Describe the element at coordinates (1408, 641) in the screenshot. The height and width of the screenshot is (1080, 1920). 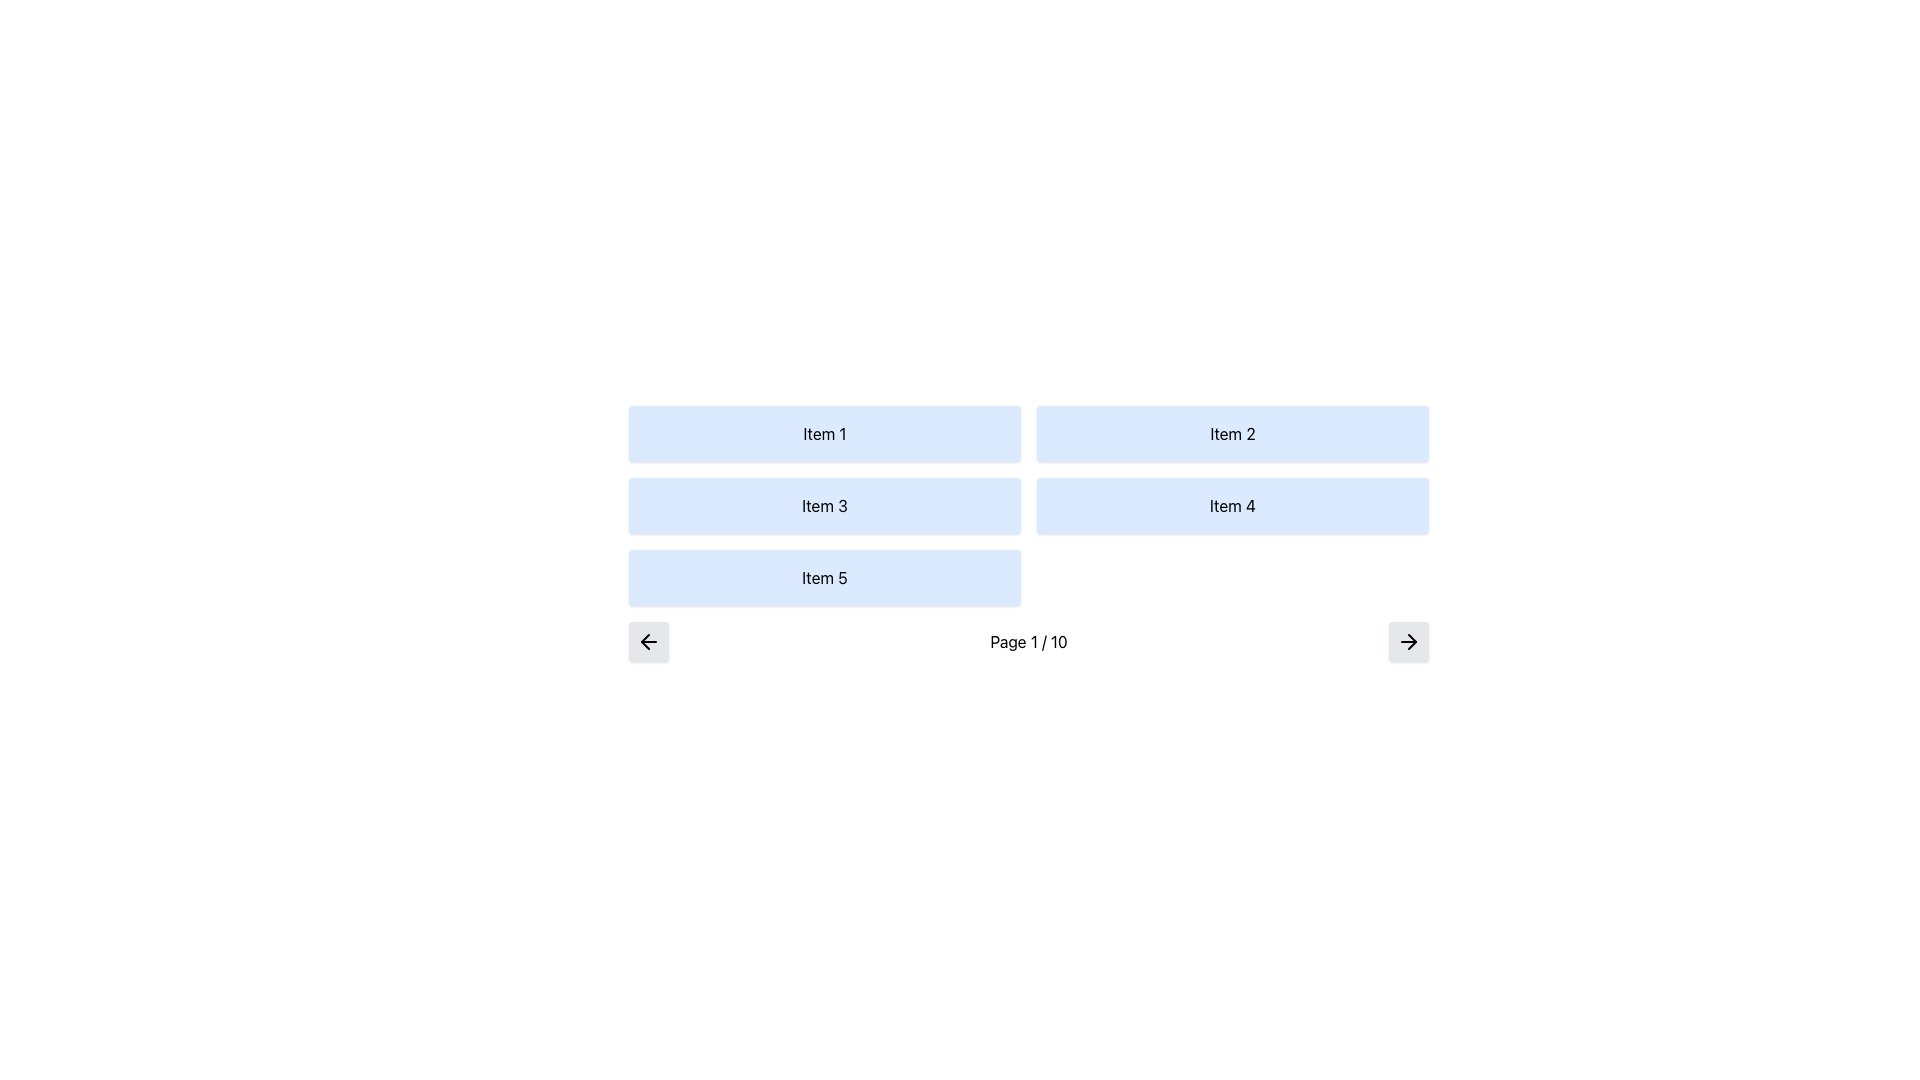
I see `the navigation button located in the bottom-right corner of the interface to move to the next page` at that location.